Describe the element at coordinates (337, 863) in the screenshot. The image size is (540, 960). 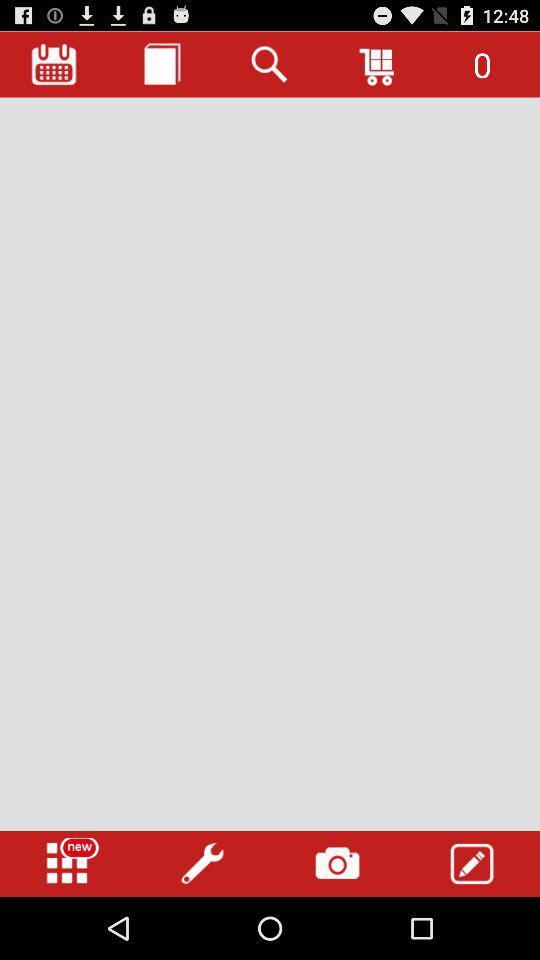
I see `camera` at that location.